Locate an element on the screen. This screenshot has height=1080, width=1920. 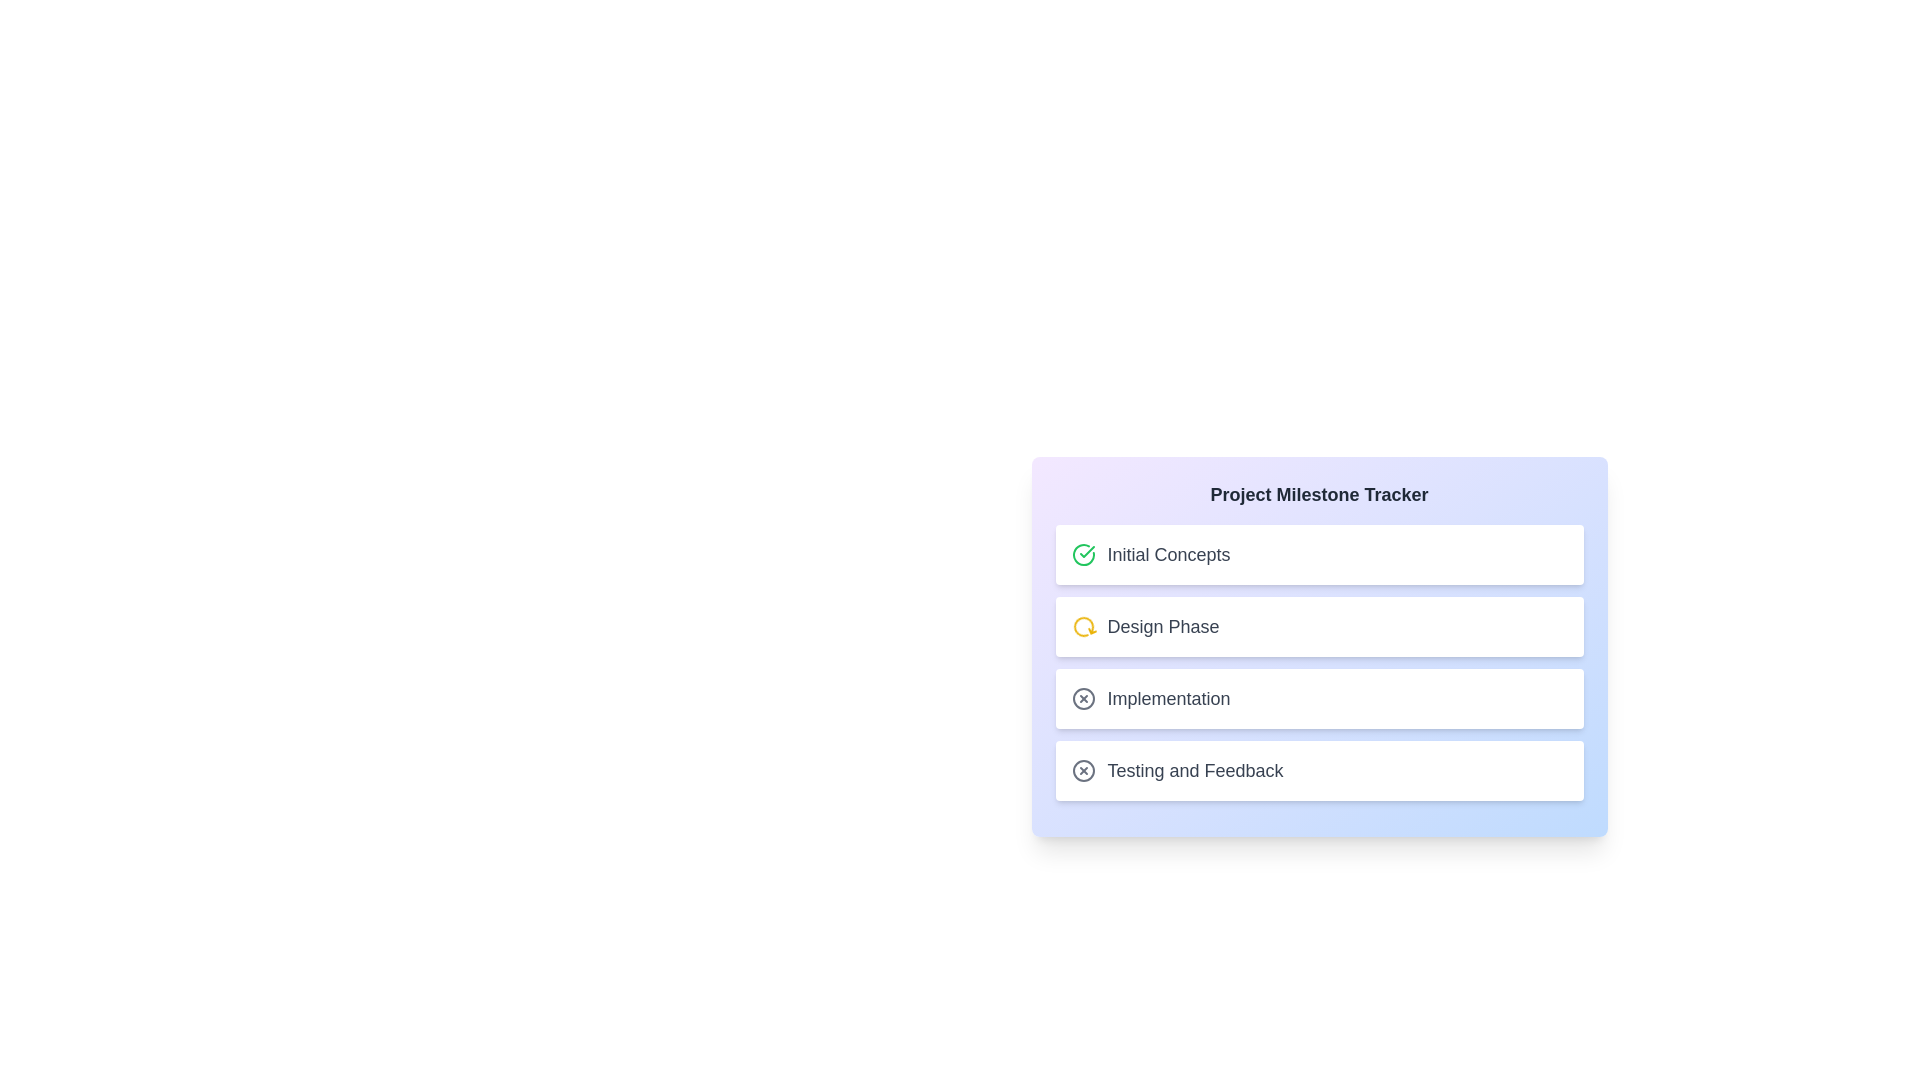
the third list item in the 'Project Milestone Tracker' representing the 'Implementation' phase is located at coordinates (1151, 697).